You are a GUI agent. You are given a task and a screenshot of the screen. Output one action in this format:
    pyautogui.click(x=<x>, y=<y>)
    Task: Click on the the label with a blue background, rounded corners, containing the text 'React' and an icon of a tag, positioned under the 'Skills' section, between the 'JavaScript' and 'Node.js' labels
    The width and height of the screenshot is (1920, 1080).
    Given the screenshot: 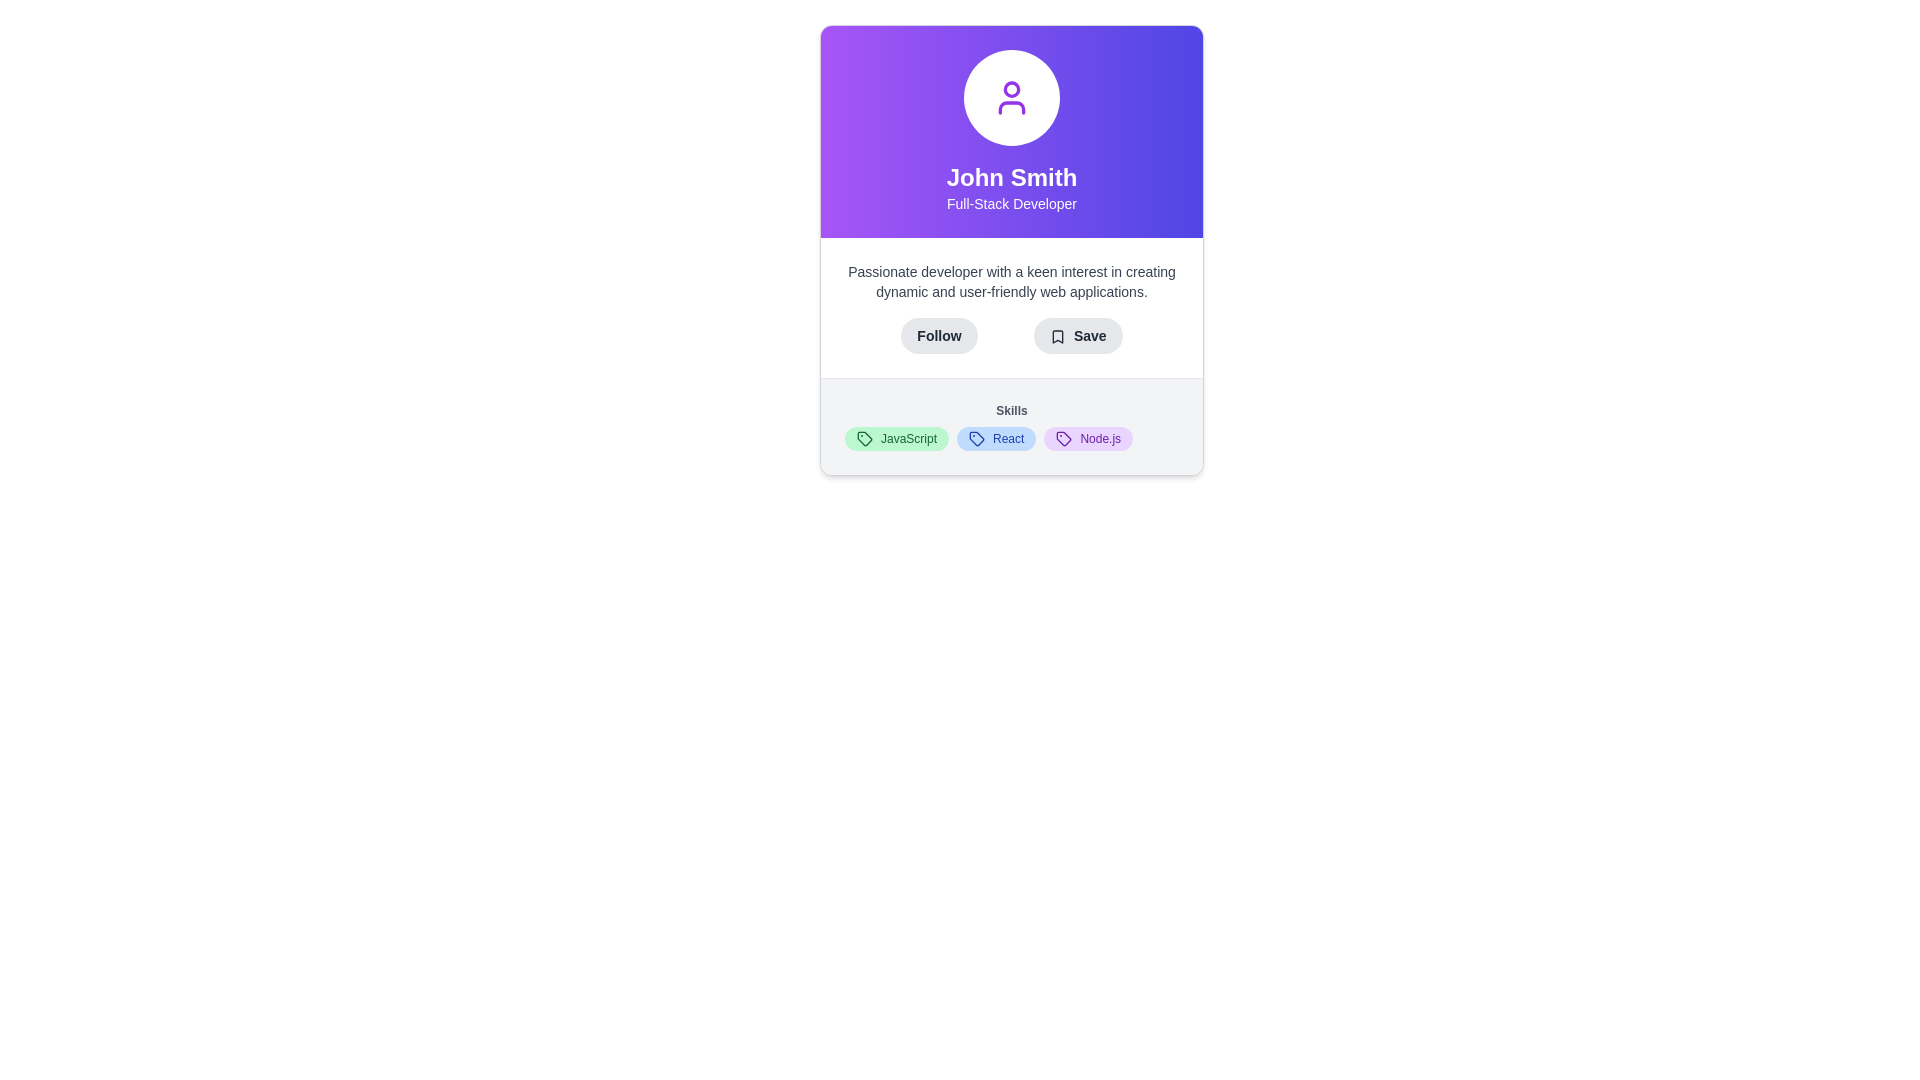 What is the action you would take?
    pyautogui.click(x=996, y=438)
    